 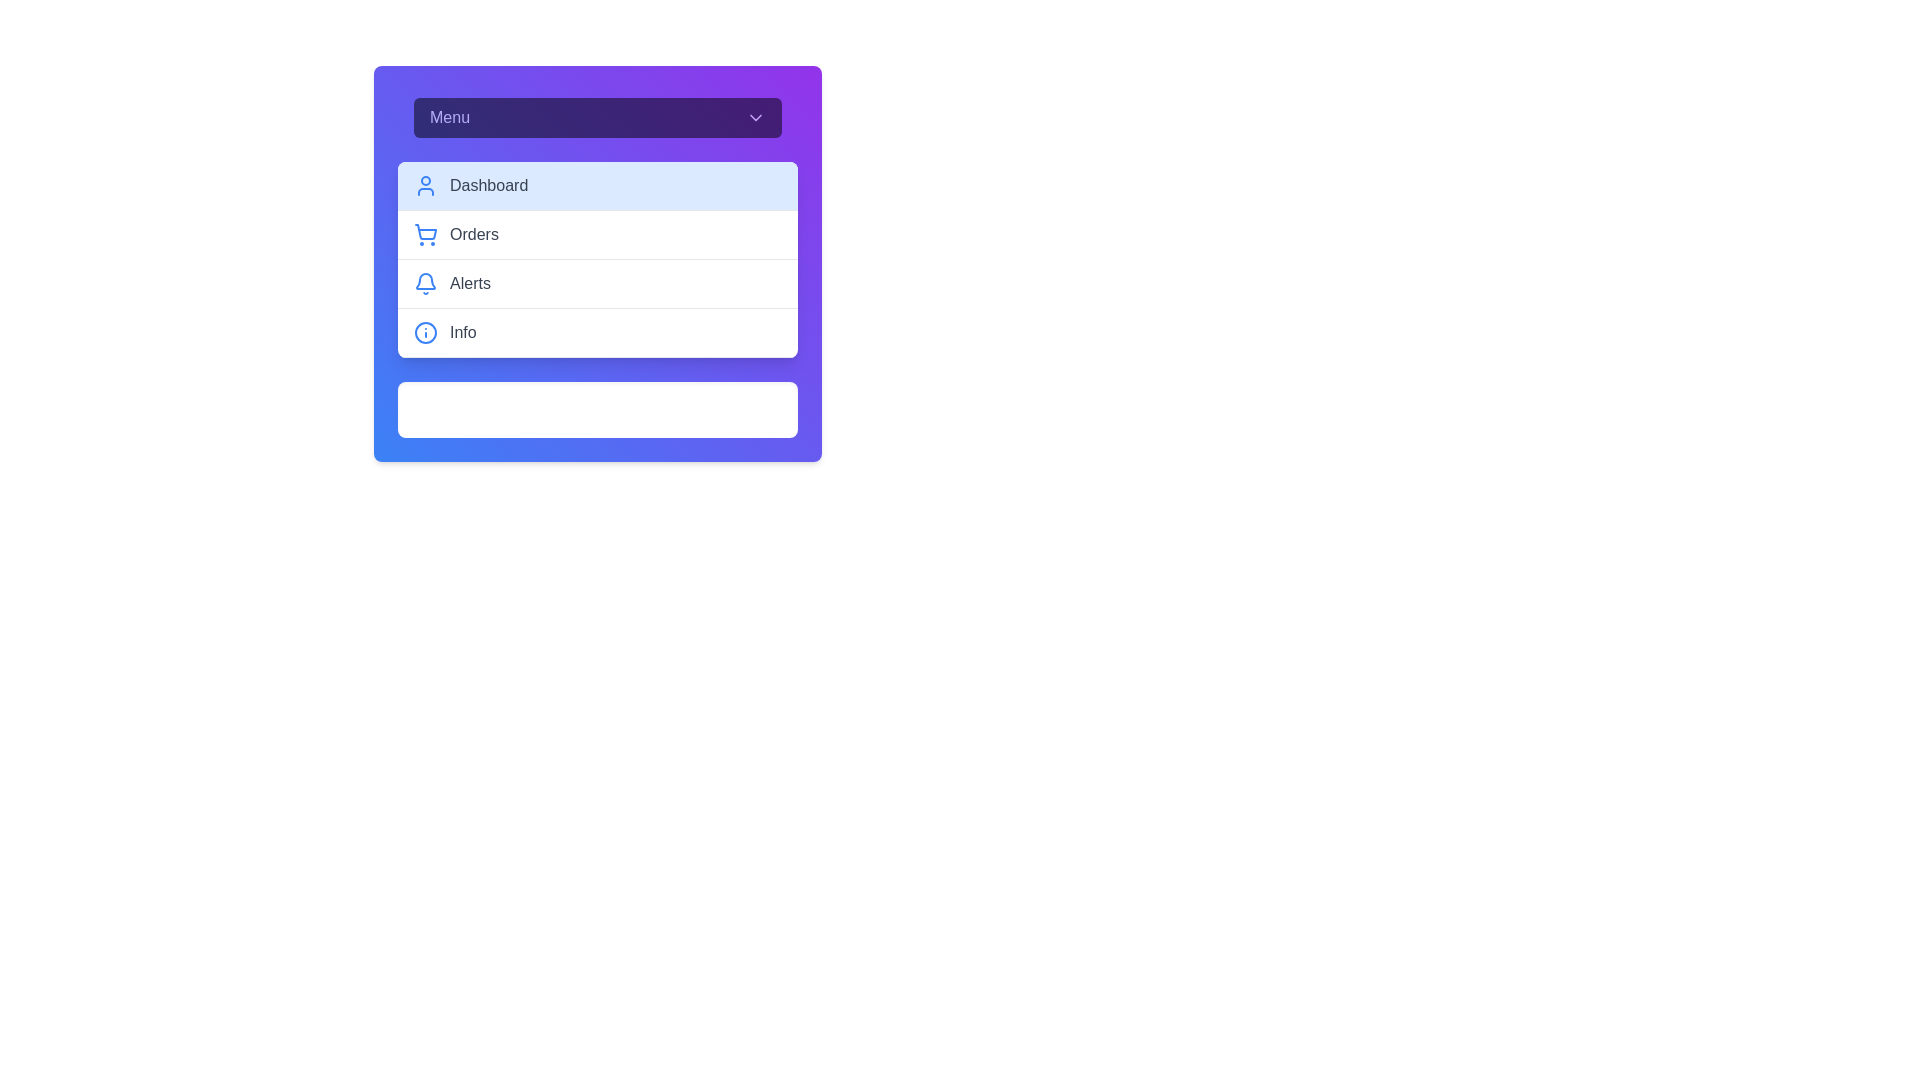 What do you see at coordinates (425, 185) in the screenshot?
I see `the user icon with a blue outline located to the left of the 'Dashboard' text in the first list item of the vertically arranged menu` at bounding box center [425, 185].